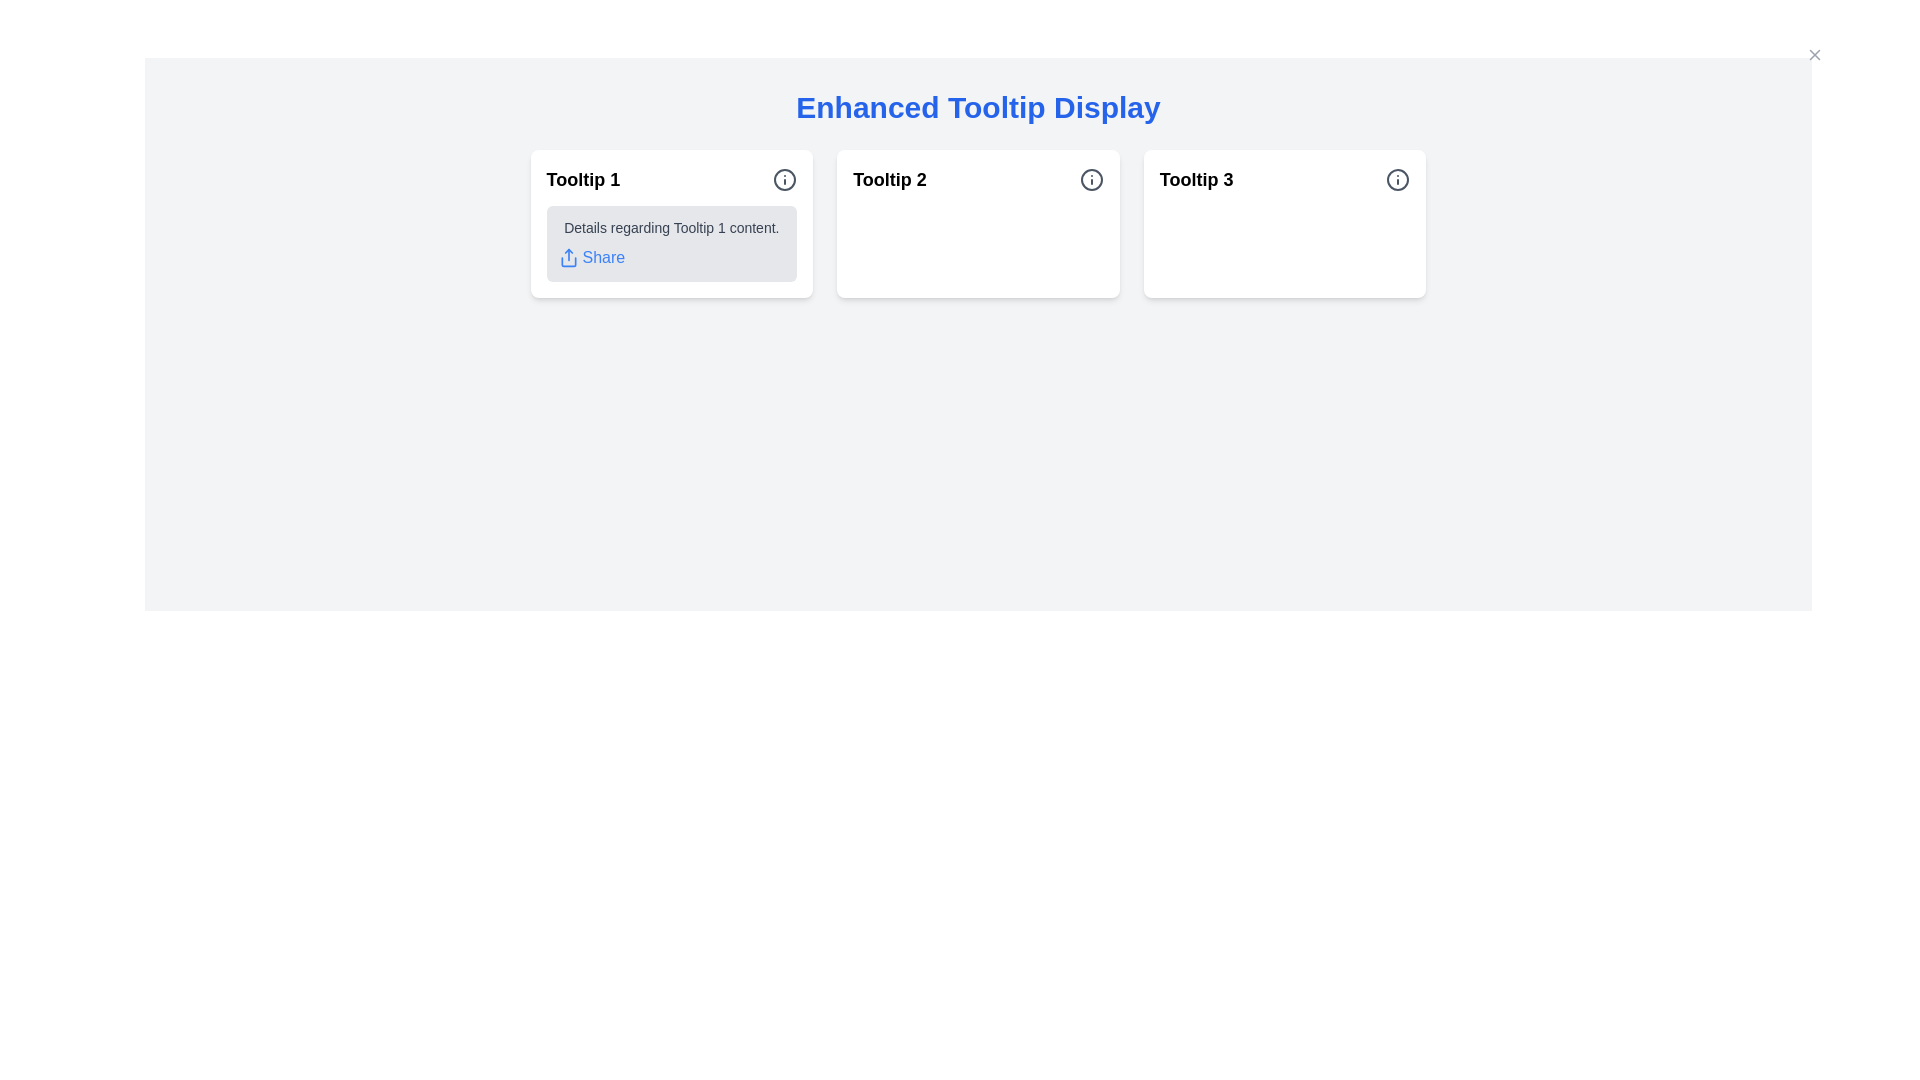 Image resolution: width=1920 pixels, height=1080 pixels. I want to click on the text label located centrally within the second card, positioned between the cards labeled 'Tooltip 1' and 'Tooltip 3', so click(888, 180).